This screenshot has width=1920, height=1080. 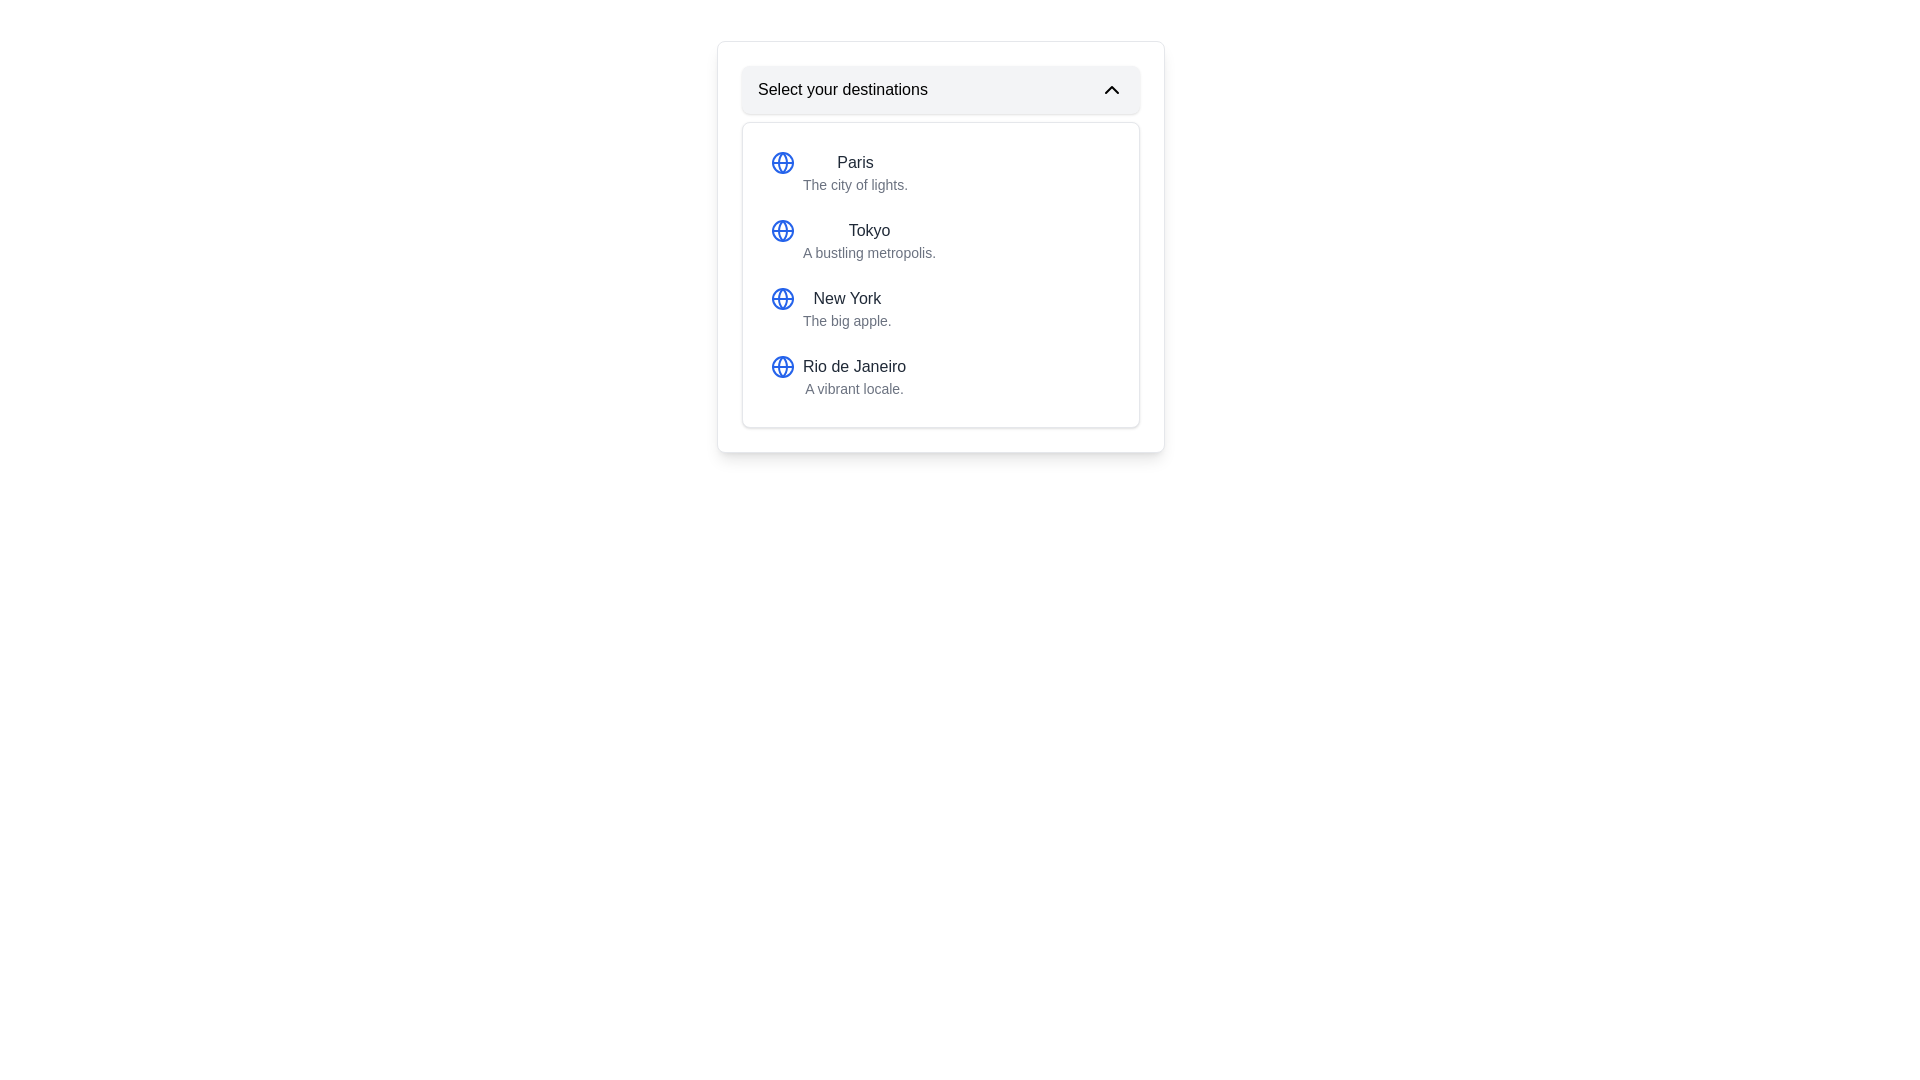 I want to click on the text content block titled 'Tokyo', so click(x=869, y=239).